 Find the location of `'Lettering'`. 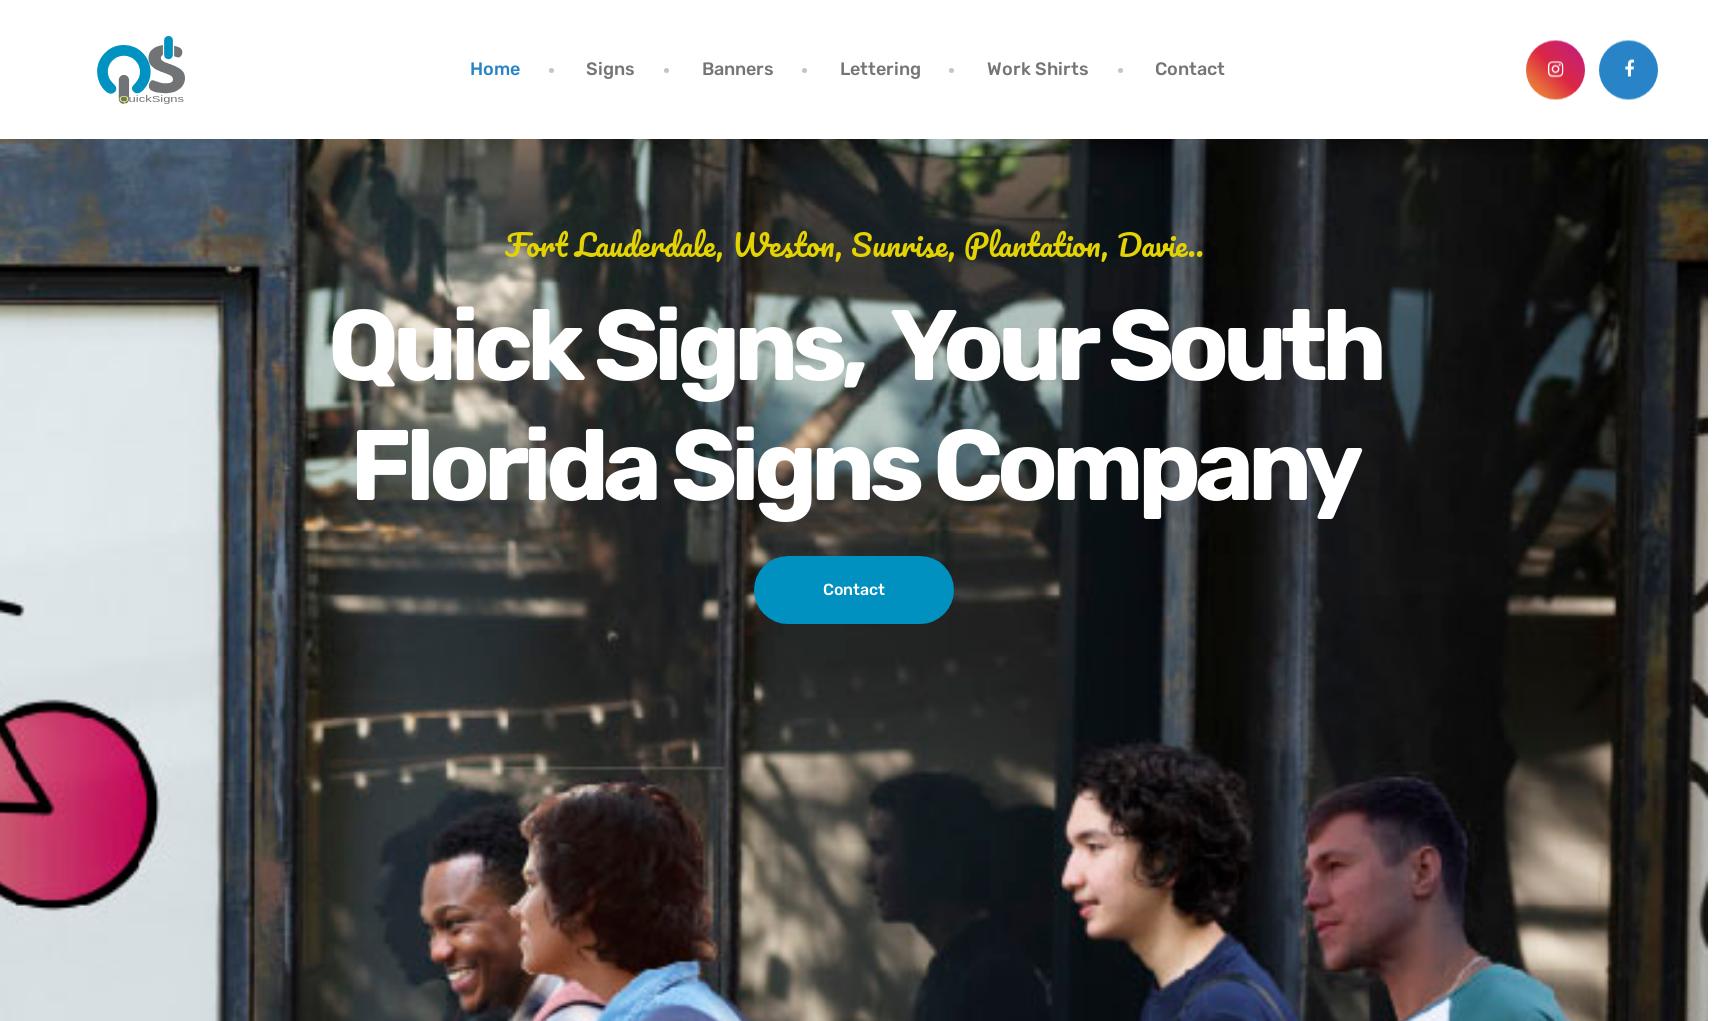

'Lettering' is located at coordinates (878, 67).